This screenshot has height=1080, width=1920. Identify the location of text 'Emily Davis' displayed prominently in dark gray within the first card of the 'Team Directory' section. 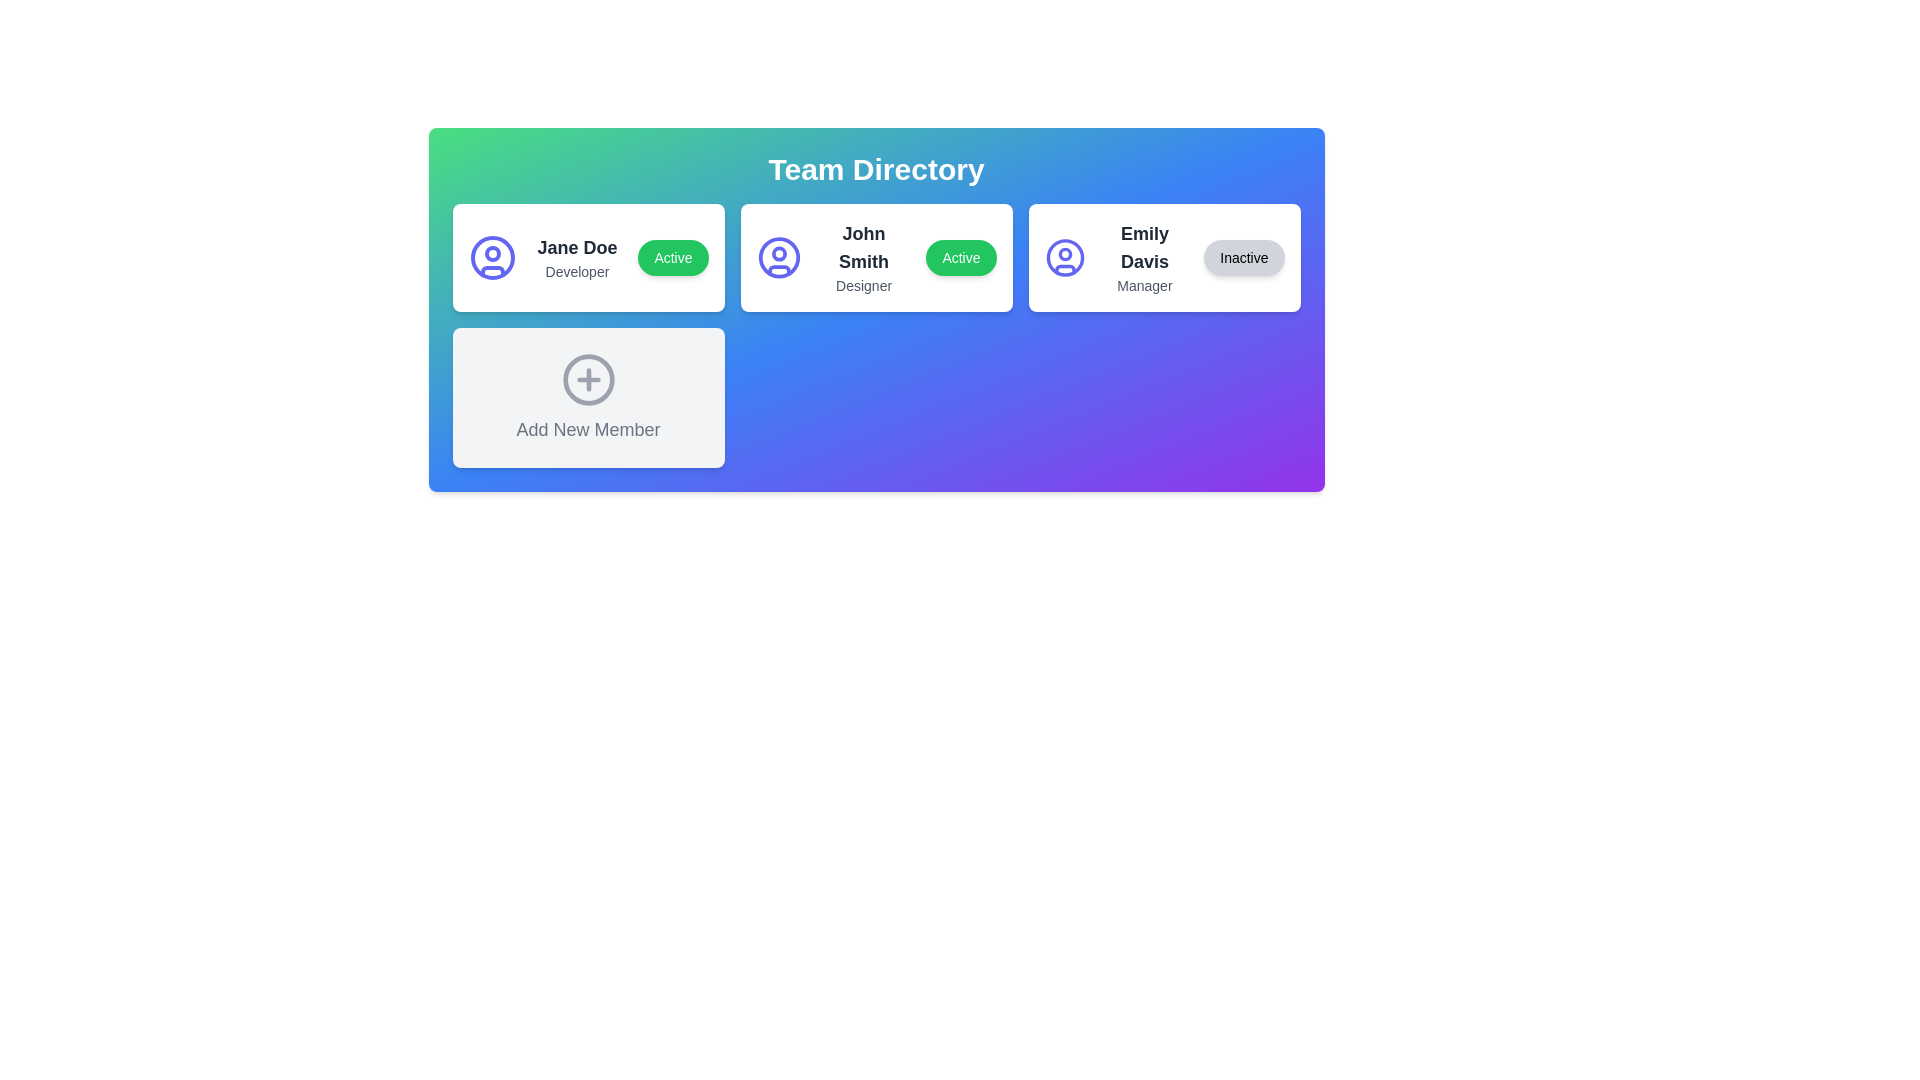
(1144, 246).